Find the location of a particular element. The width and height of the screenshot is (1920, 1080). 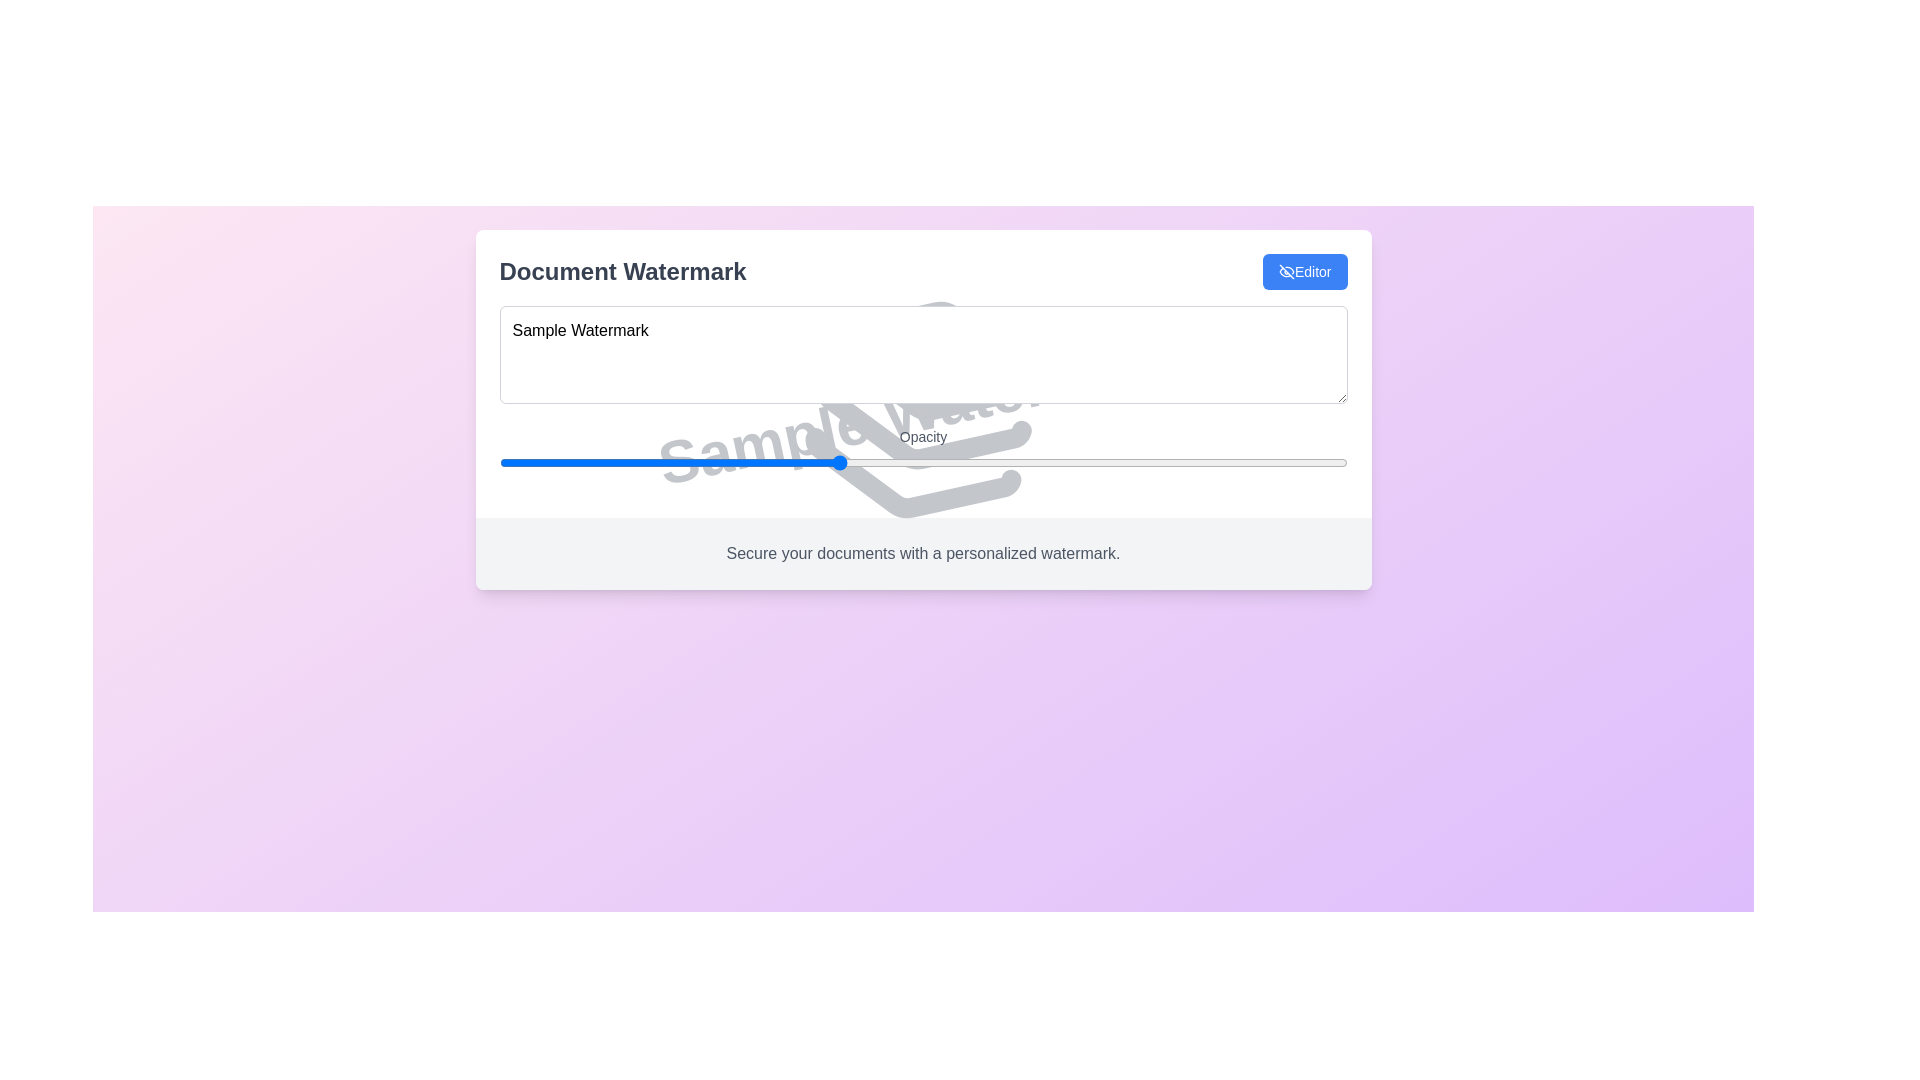

the icon located to the left of the 'Editor' text label within the 'Editor' button, which indicates or toggles visibility of associated content is located at coordinates (1286, 272).